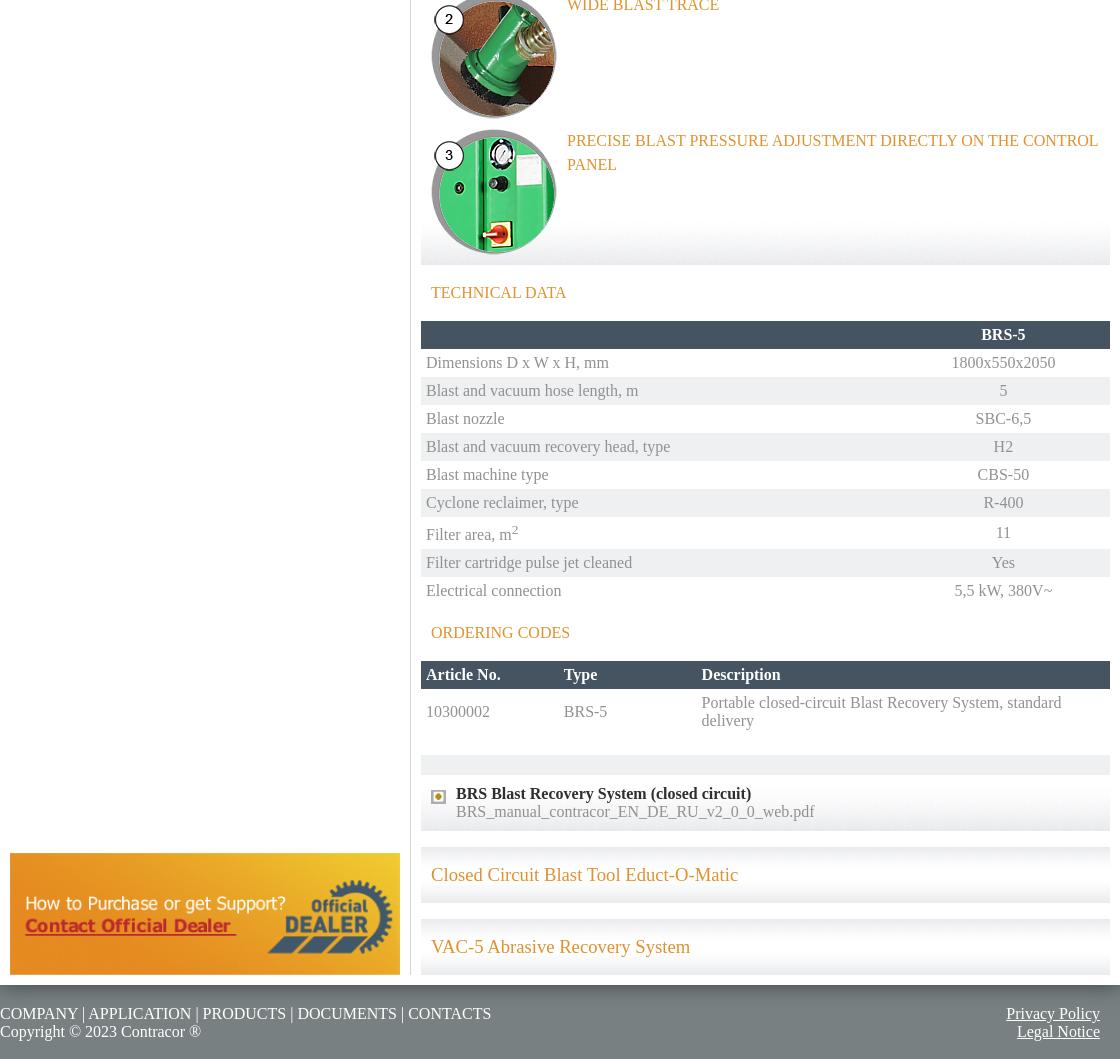  I want to click on 'VAC-5 Abrasive Recovery System', so click(560, 945).